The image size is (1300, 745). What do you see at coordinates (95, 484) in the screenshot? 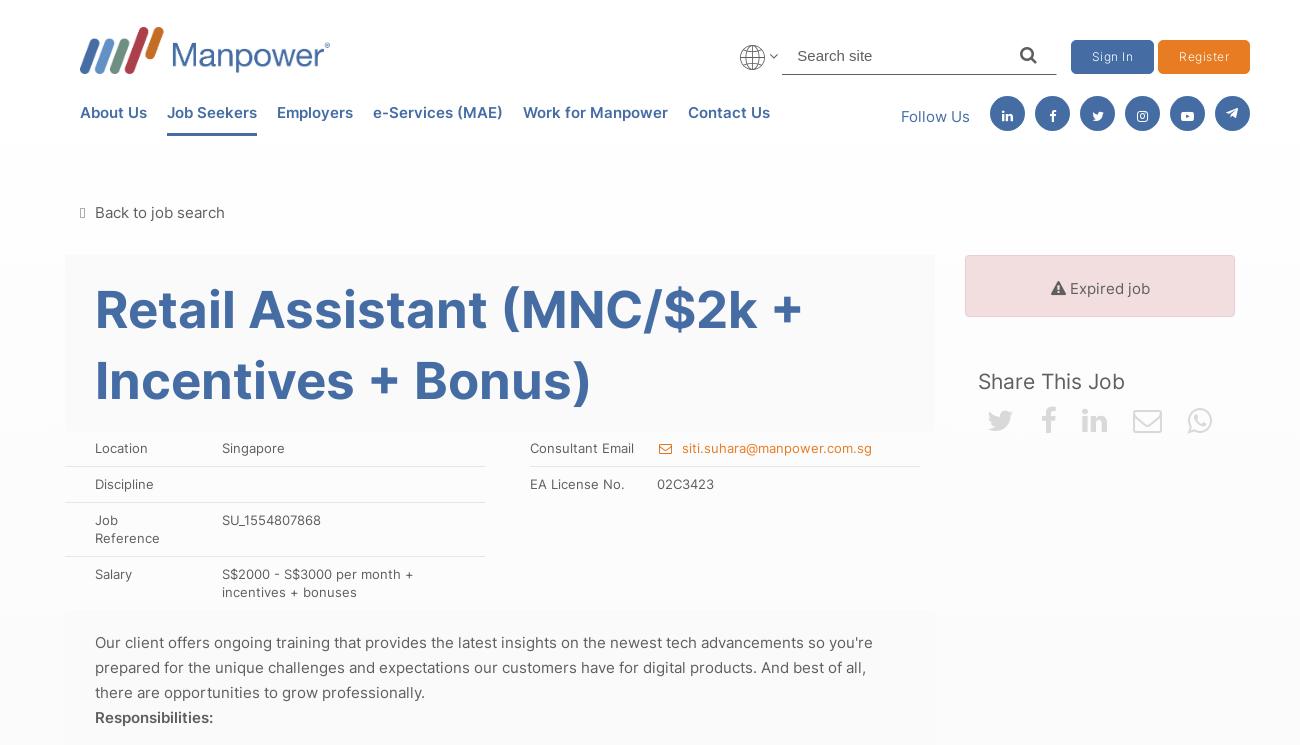
I see `'Discipline'` at bounding box center [95, 484].